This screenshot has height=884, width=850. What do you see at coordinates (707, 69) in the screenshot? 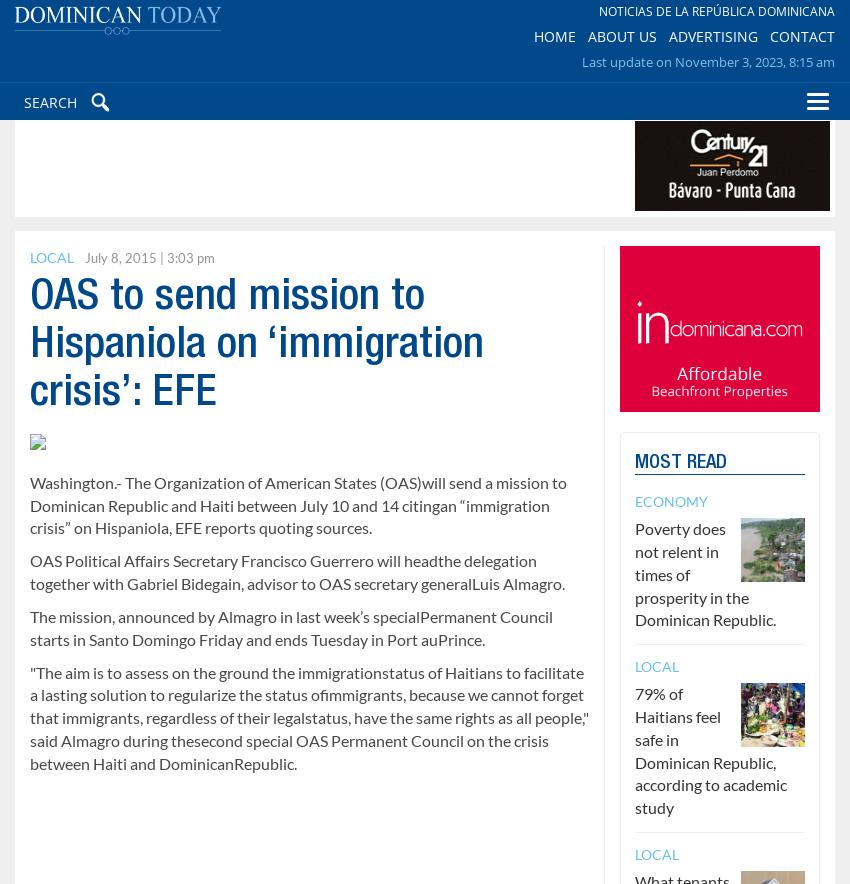
I see `'Last update on November 3, 2023, 8:15 am'` at bounding box center [707, 69].